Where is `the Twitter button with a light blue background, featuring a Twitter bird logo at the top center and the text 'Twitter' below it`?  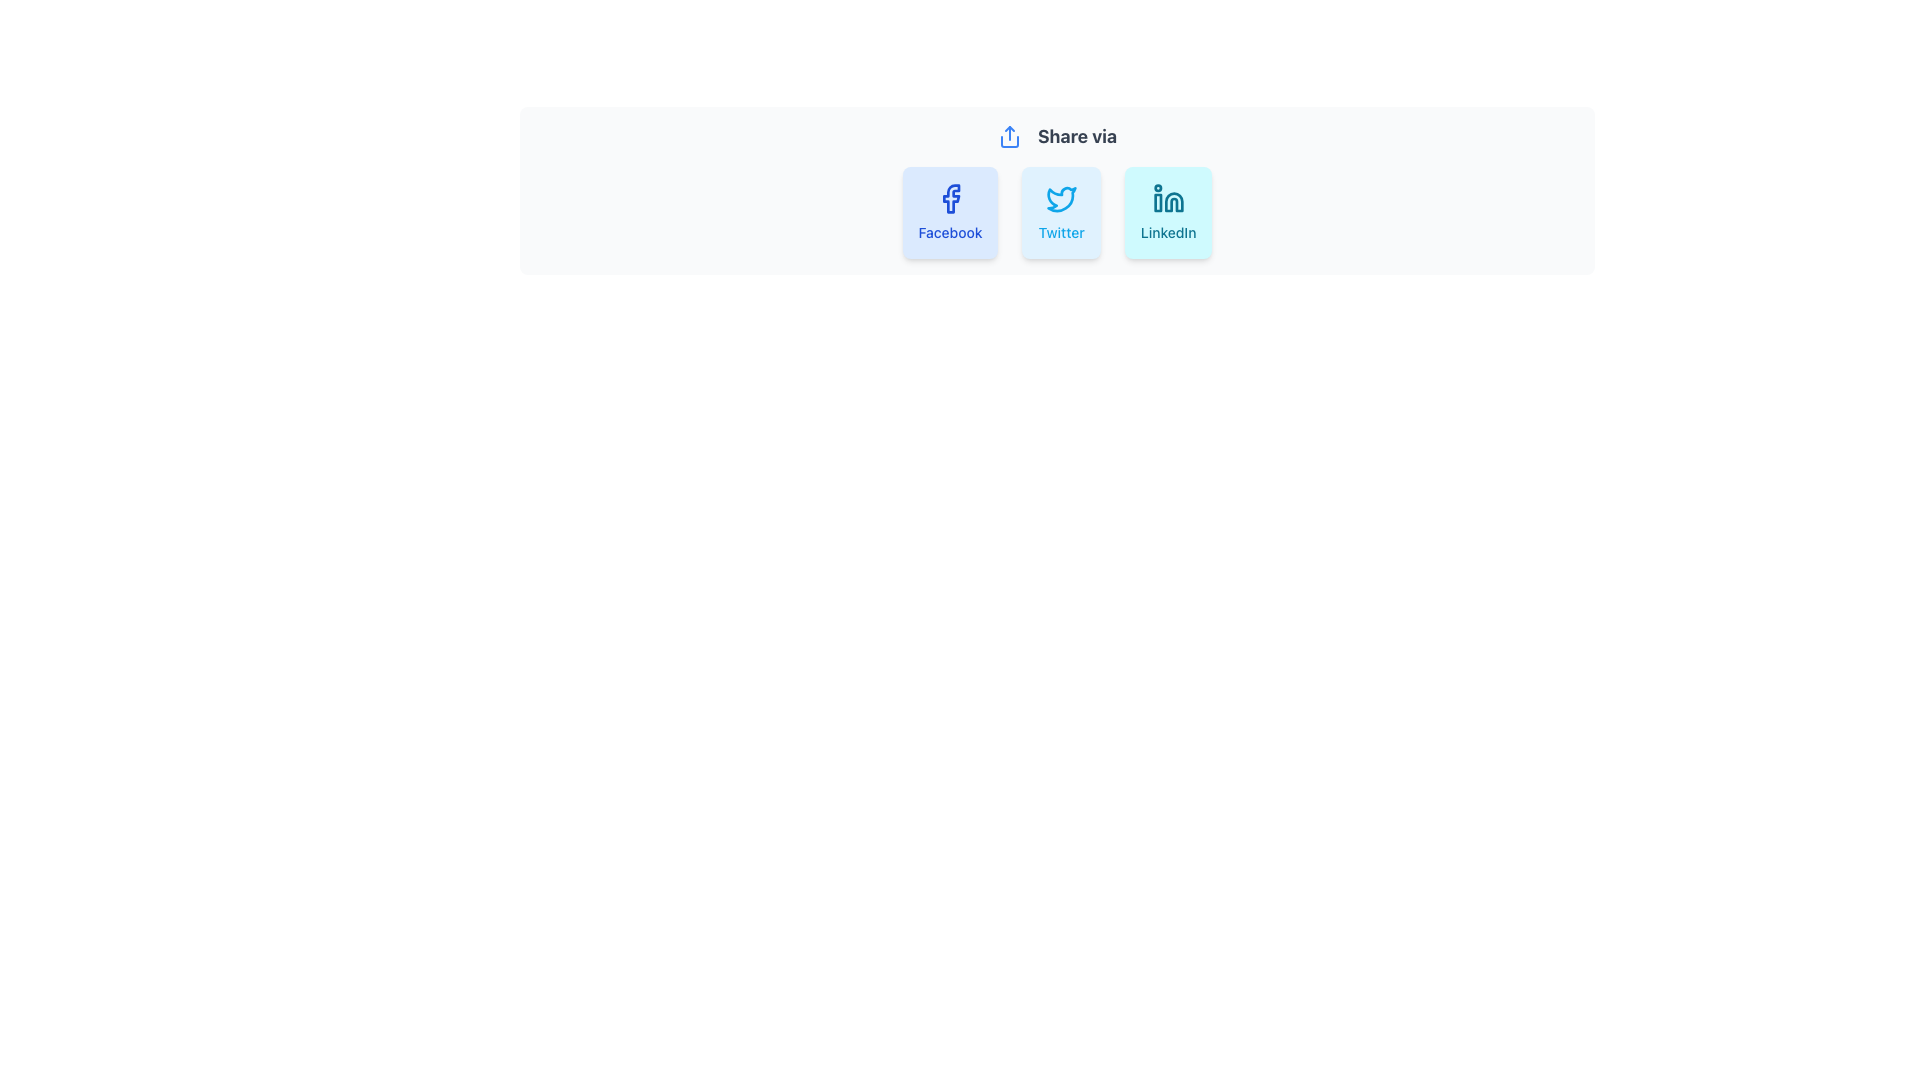
the Twitter button with a light blue background, featuring a Twitter bird logo at the top center and the text 'Twitter' below it is located at coordinates (1056, 212).